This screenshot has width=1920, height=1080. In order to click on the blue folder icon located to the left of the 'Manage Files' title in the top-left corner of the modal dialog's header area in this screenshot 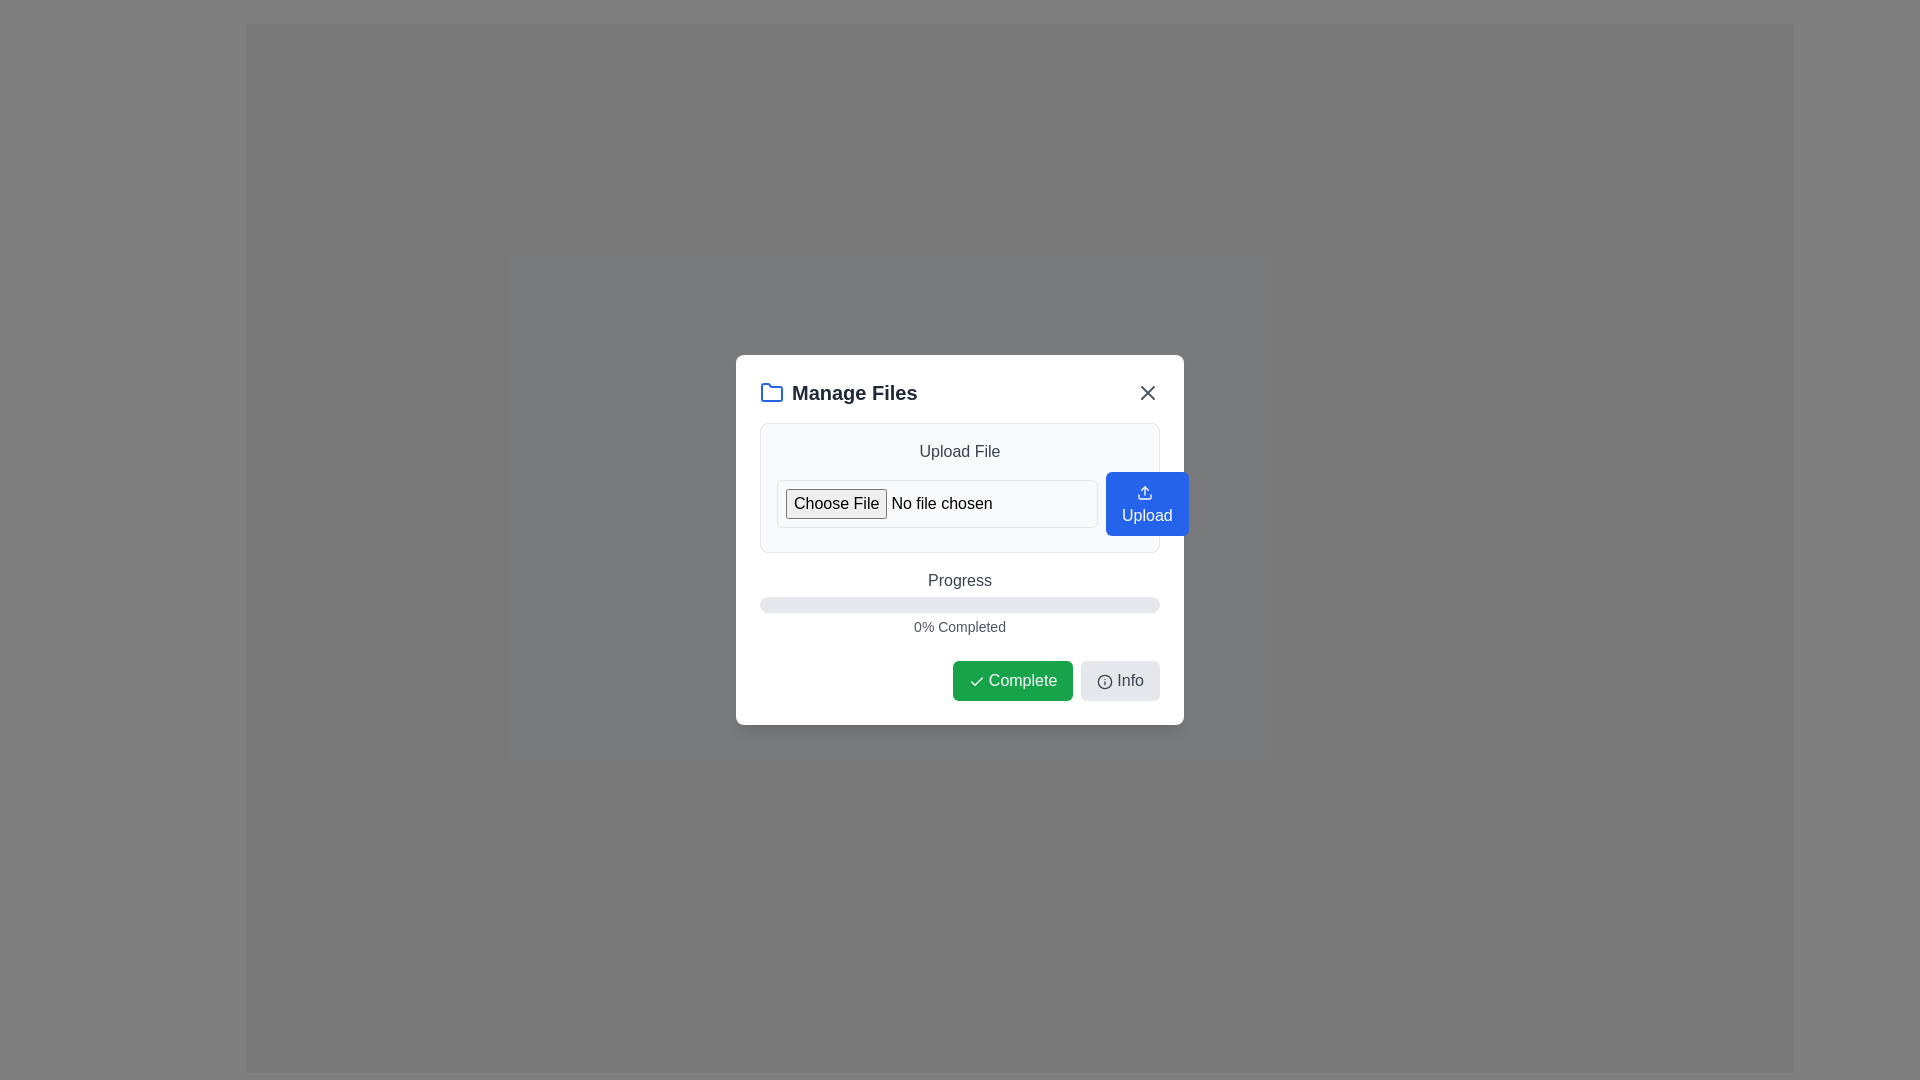, I will do `click(771, 392)`.